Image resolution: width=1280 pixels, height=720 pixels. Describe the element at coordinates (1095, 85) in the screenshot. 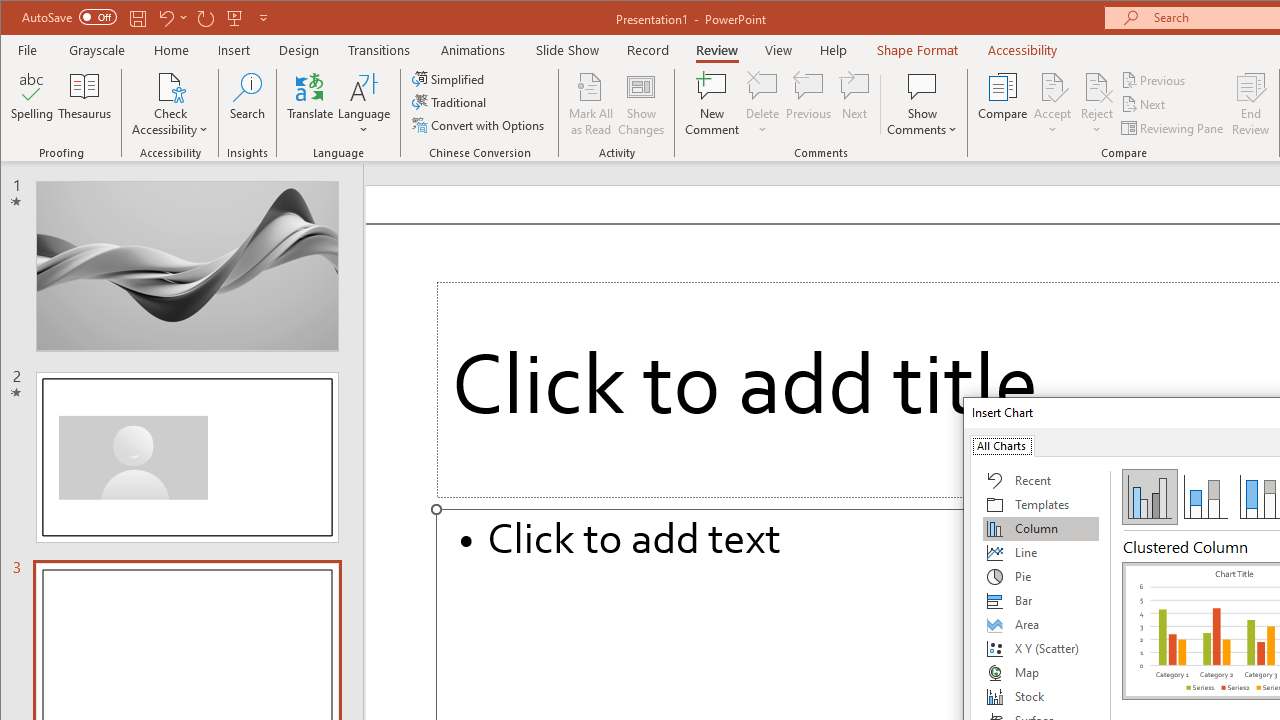

I see `'Reject Change'` at that location.